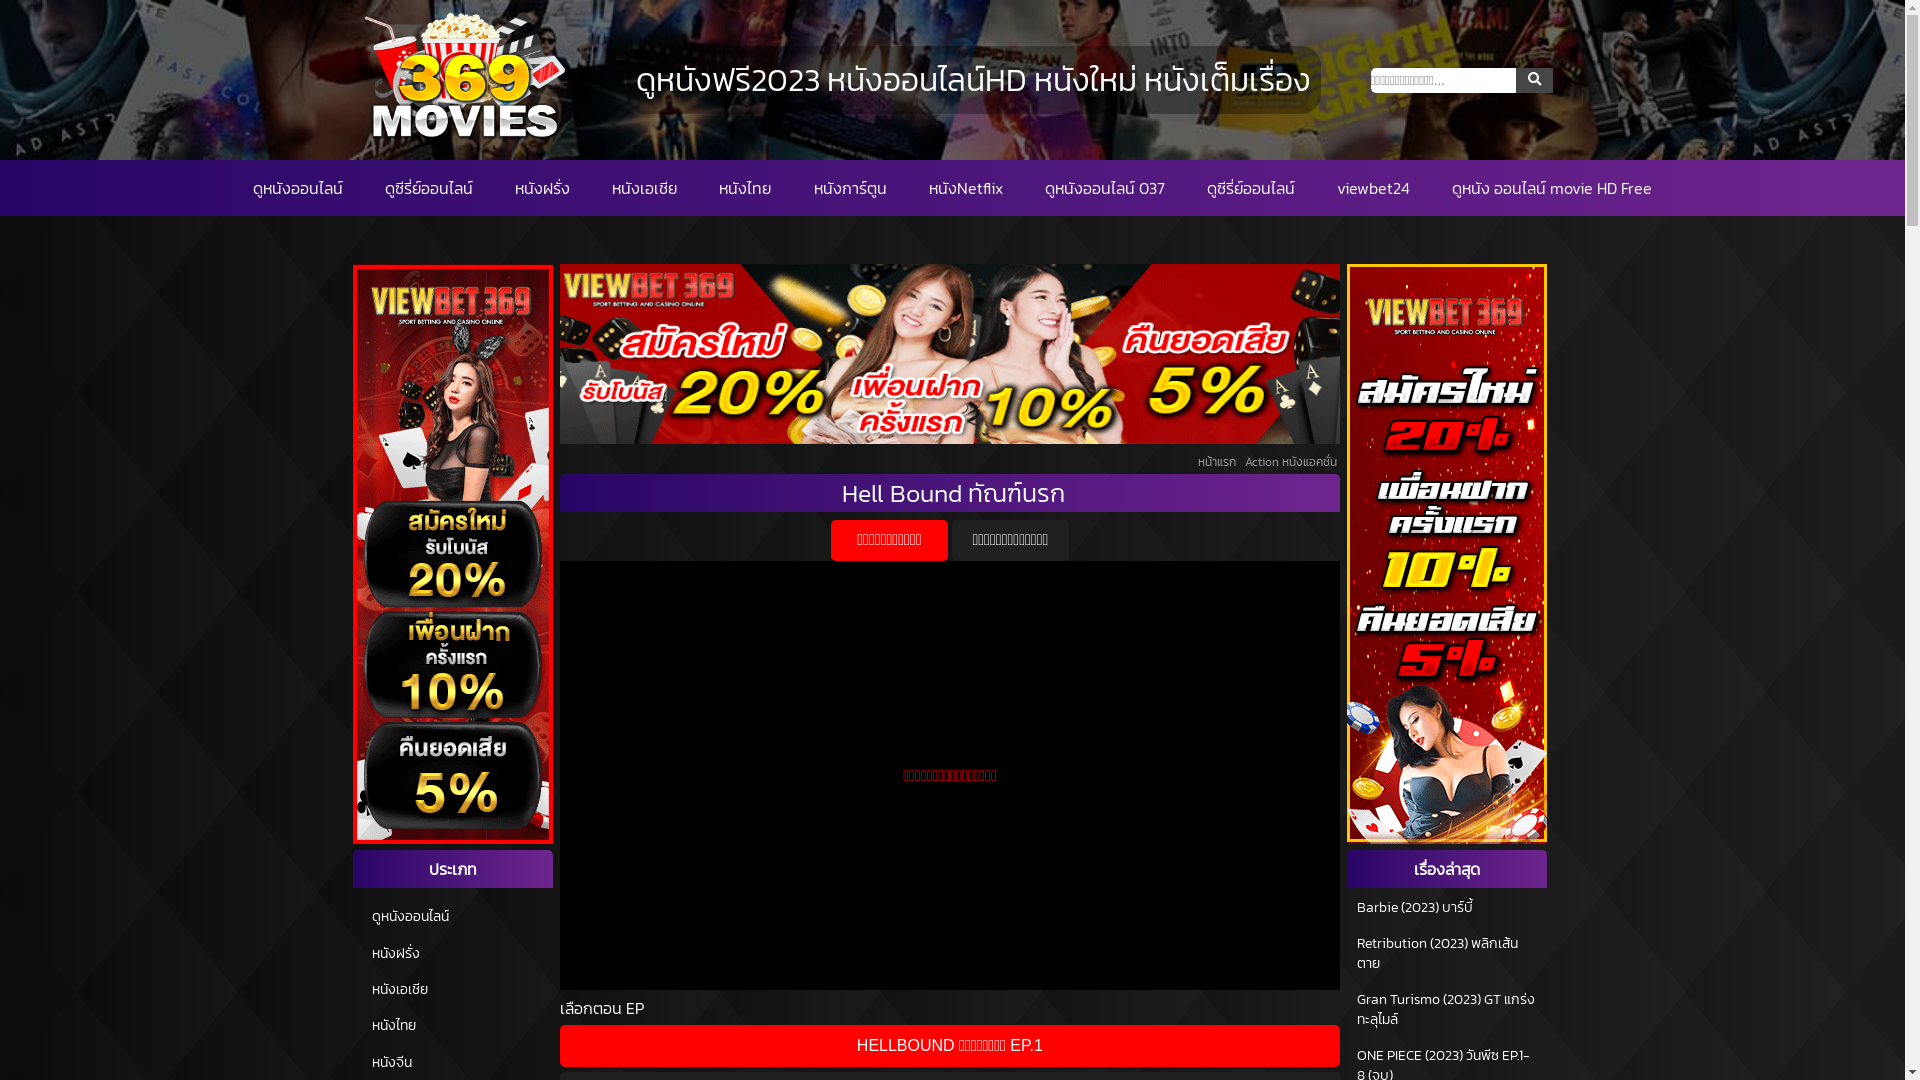 The width and height of the screenshot is (1920, 1080). What do you see at coordinates (1372, 188) in the screenshot?
I see `'viewbet24'` at bounding box center [1372, 188].